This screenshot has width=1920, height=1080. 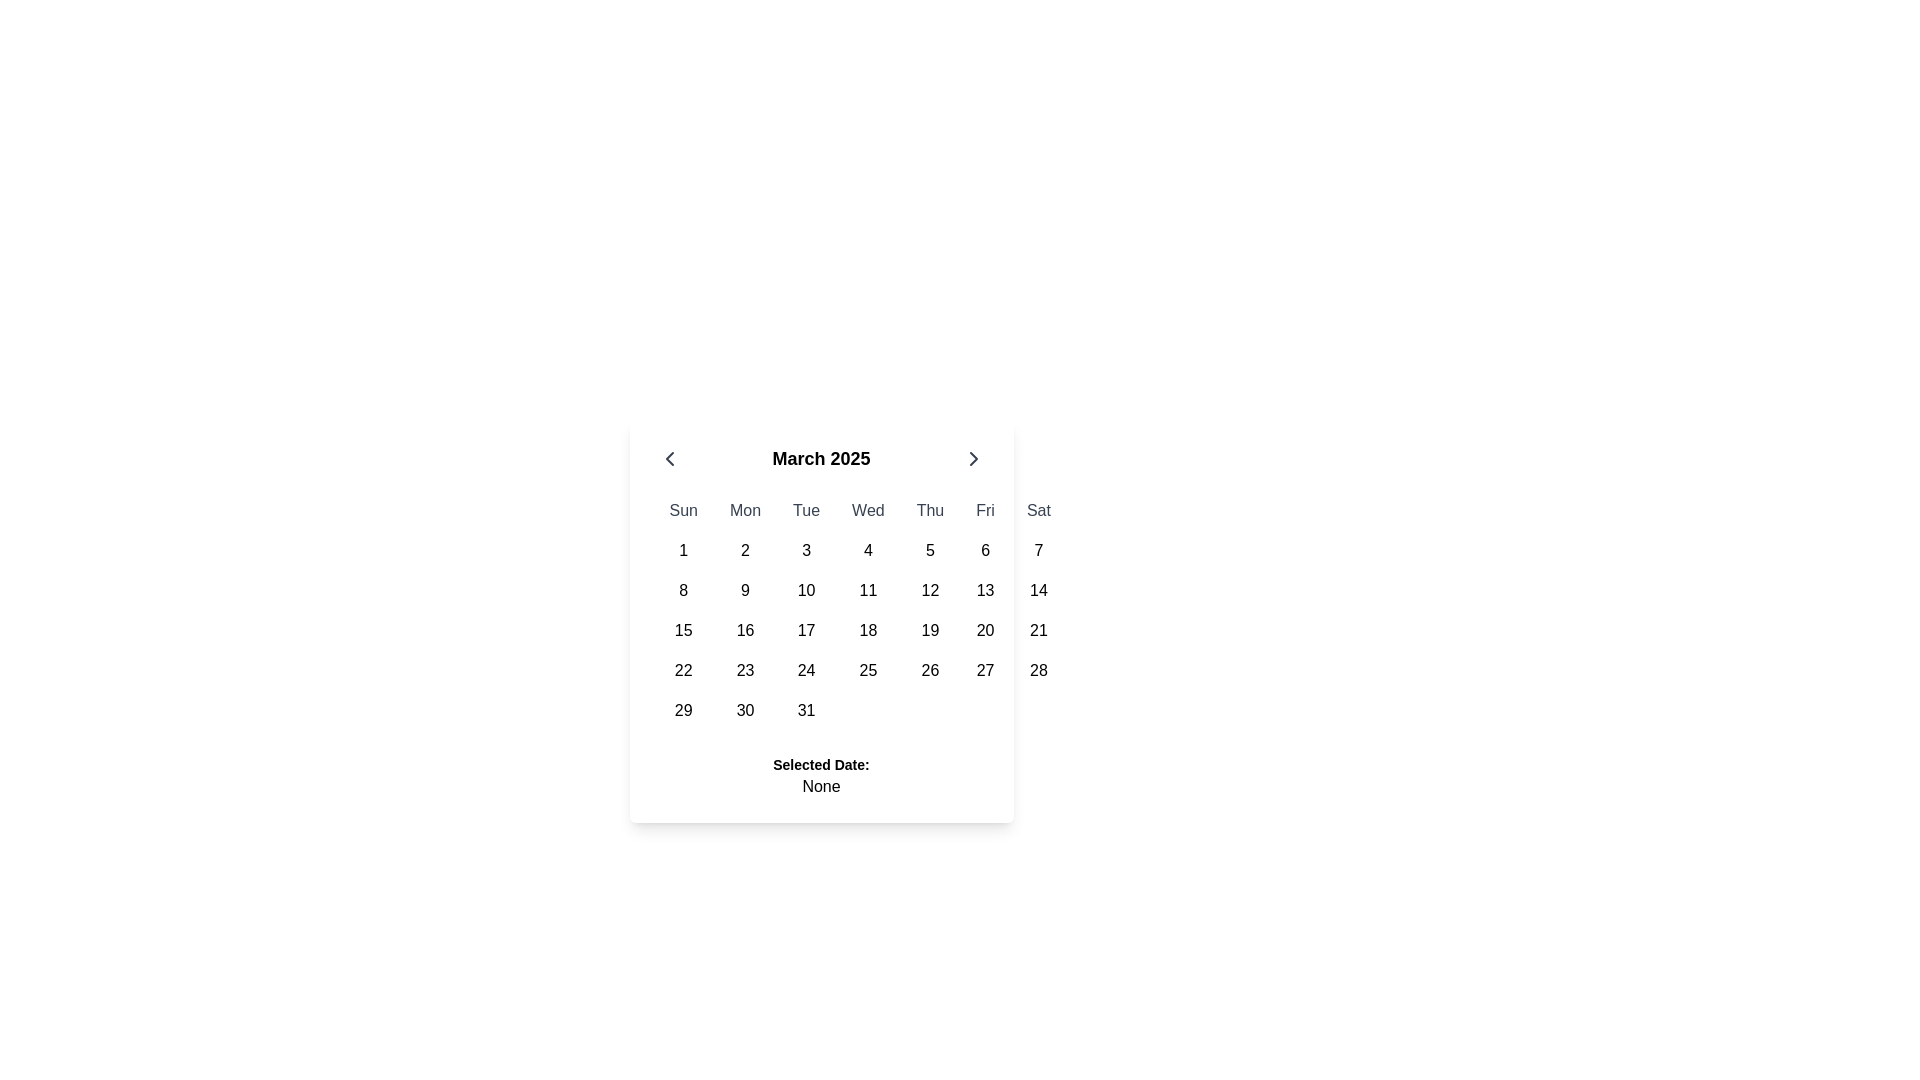 I want to click on the calendar date item displaying the number '19', so click(x=929, y=631).